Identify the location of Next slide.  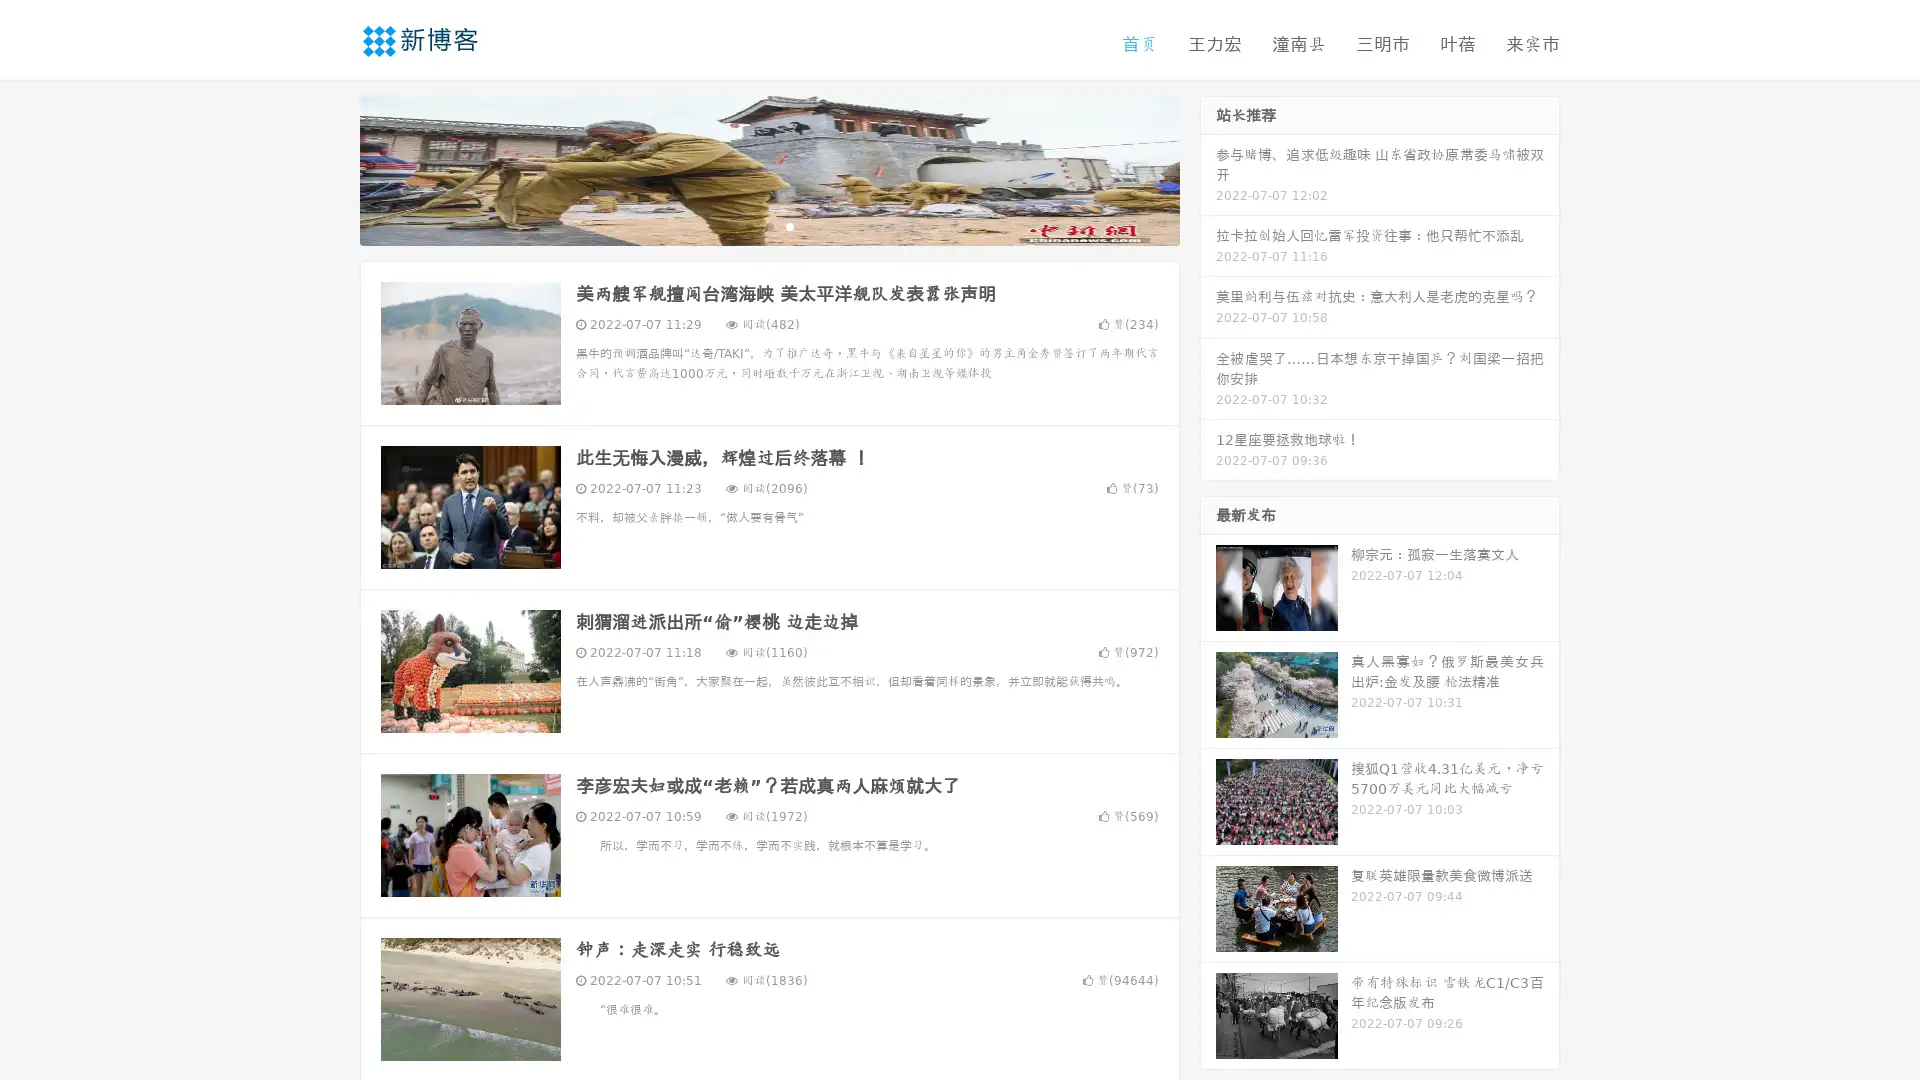
(1208, 168).